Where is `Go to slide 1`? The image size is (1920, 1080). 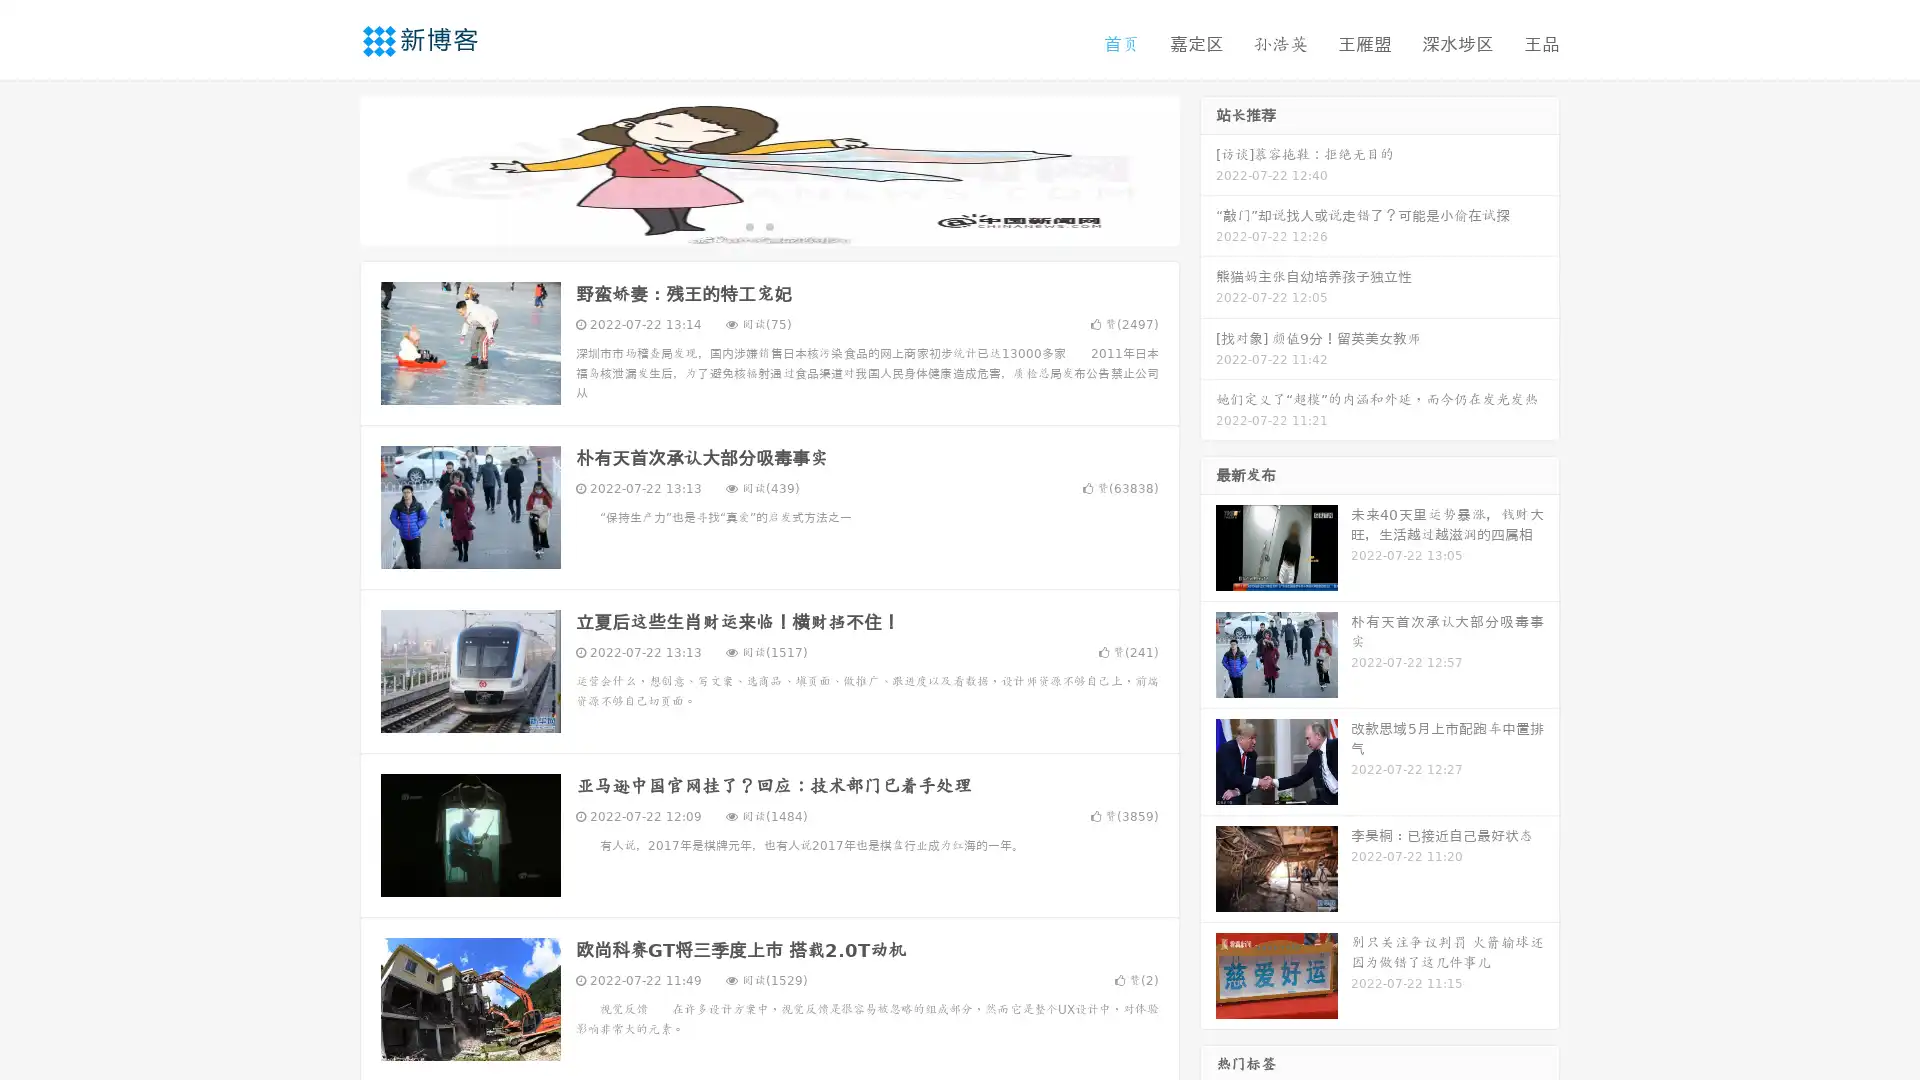 Go to slide 1 is located at coordinates (748, 225).